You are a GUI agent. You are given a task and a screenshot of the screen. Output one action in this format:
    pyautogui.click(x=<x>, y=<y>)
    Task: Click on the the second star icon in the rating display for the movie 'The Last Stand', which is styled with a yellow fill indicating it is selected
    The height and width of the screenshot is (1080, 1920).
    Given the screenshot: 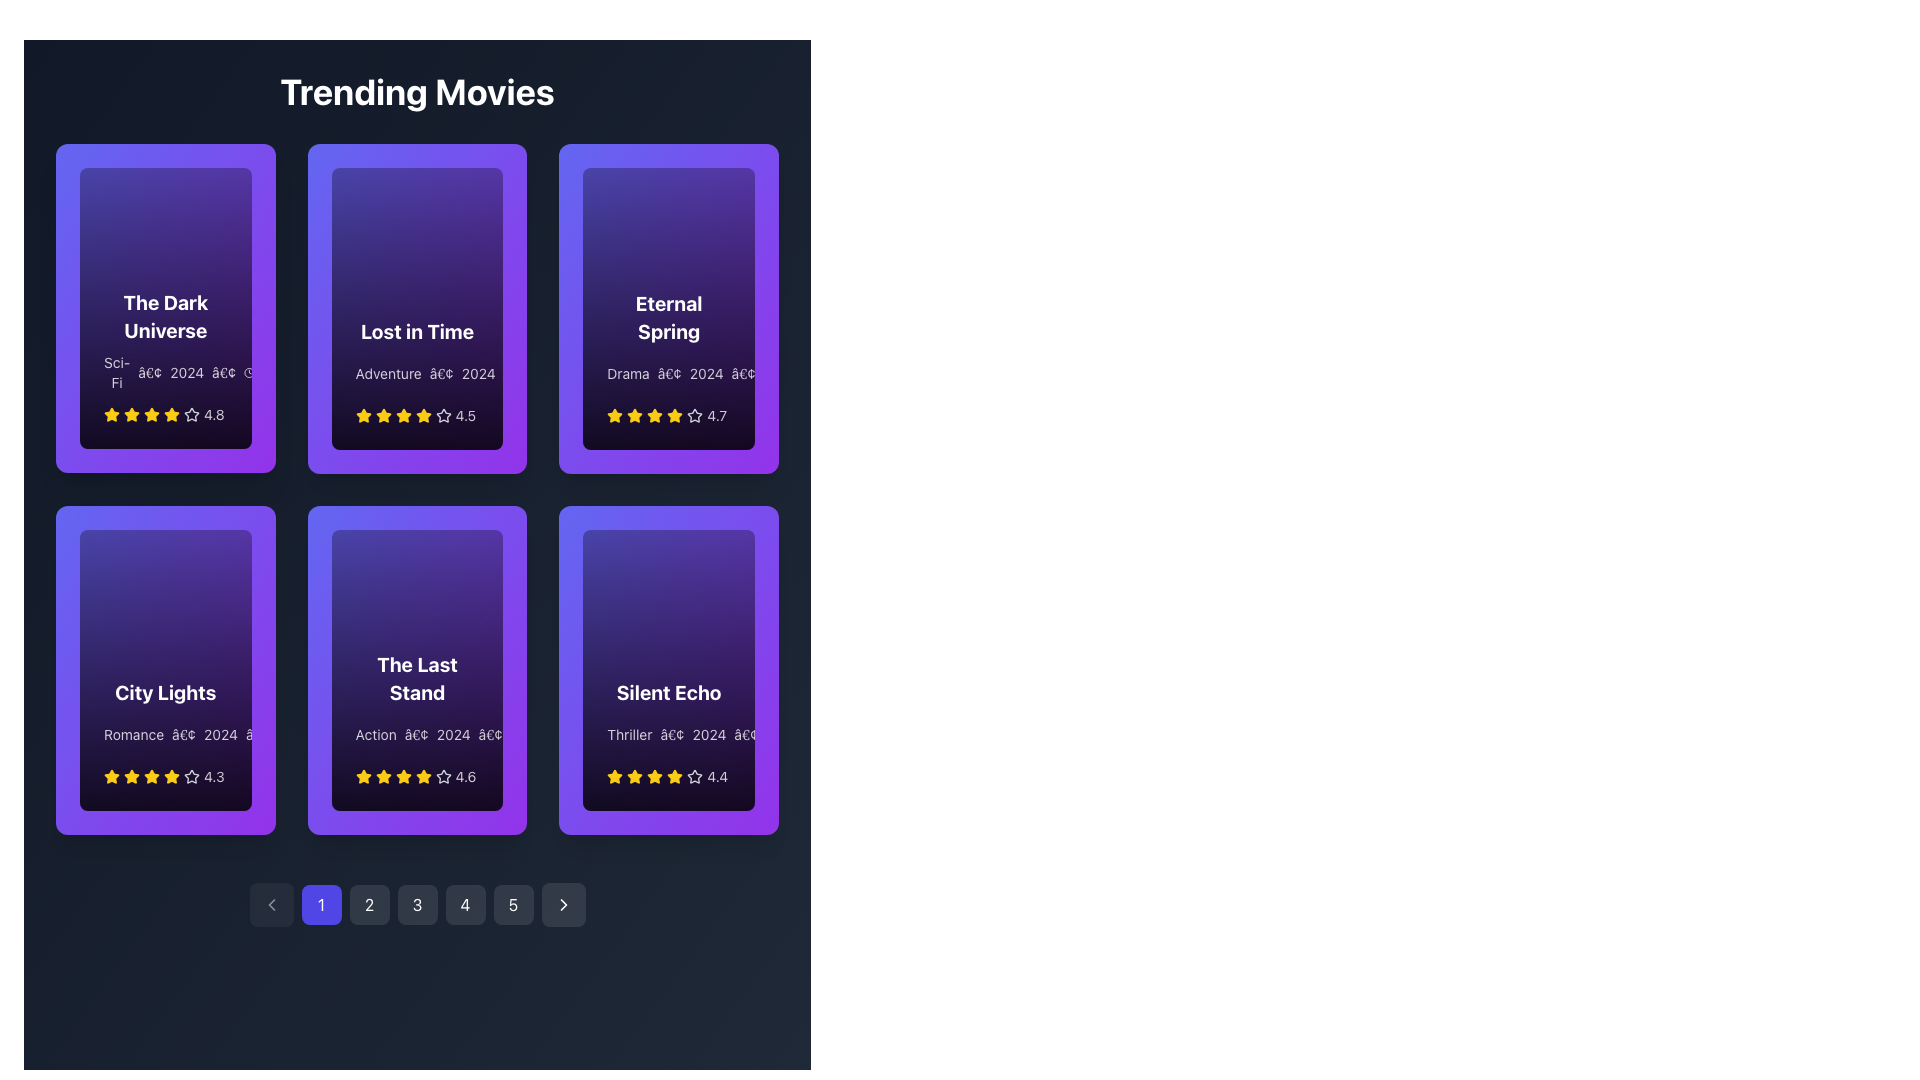 What is the action you would take?
    pyautogui.click(x=383, y=775)
    